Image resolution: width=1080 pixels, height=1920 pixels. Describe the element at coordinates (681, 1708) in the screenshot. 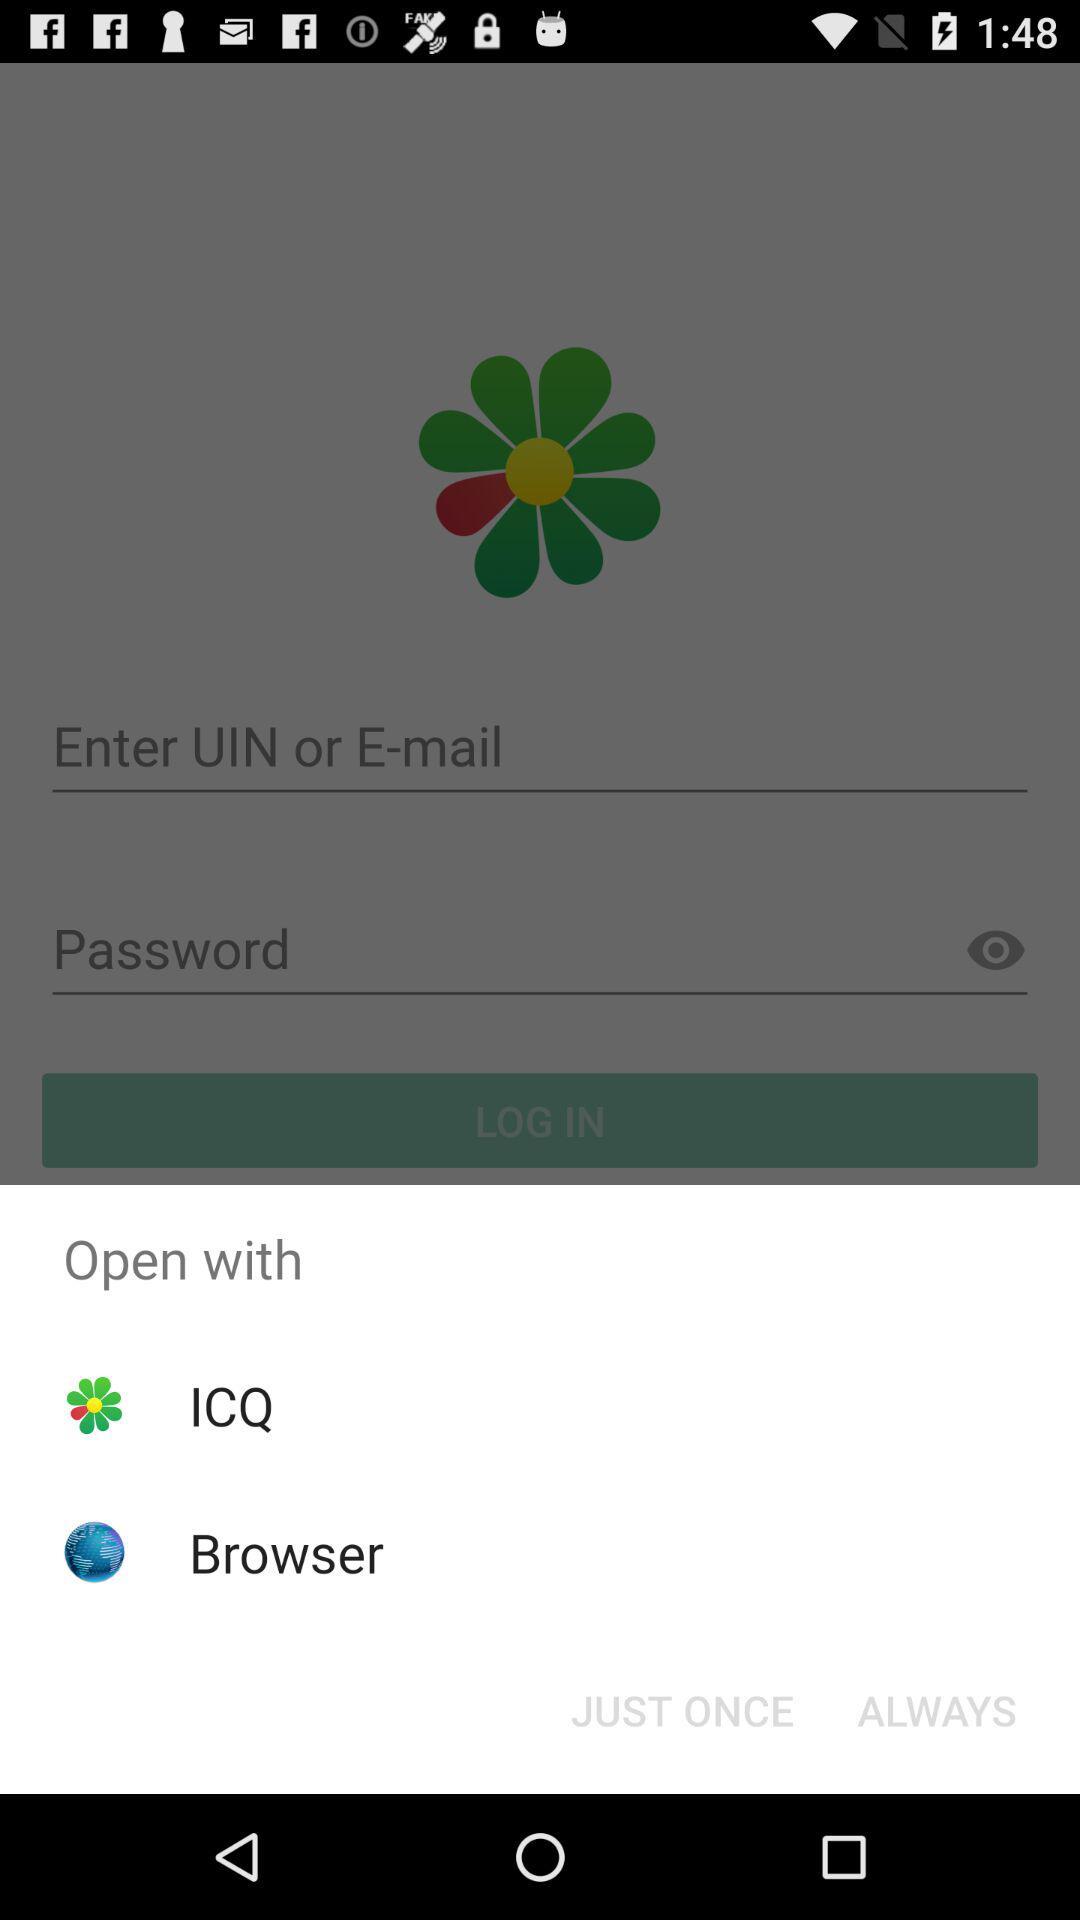

I see `button to the left of always` at that location.